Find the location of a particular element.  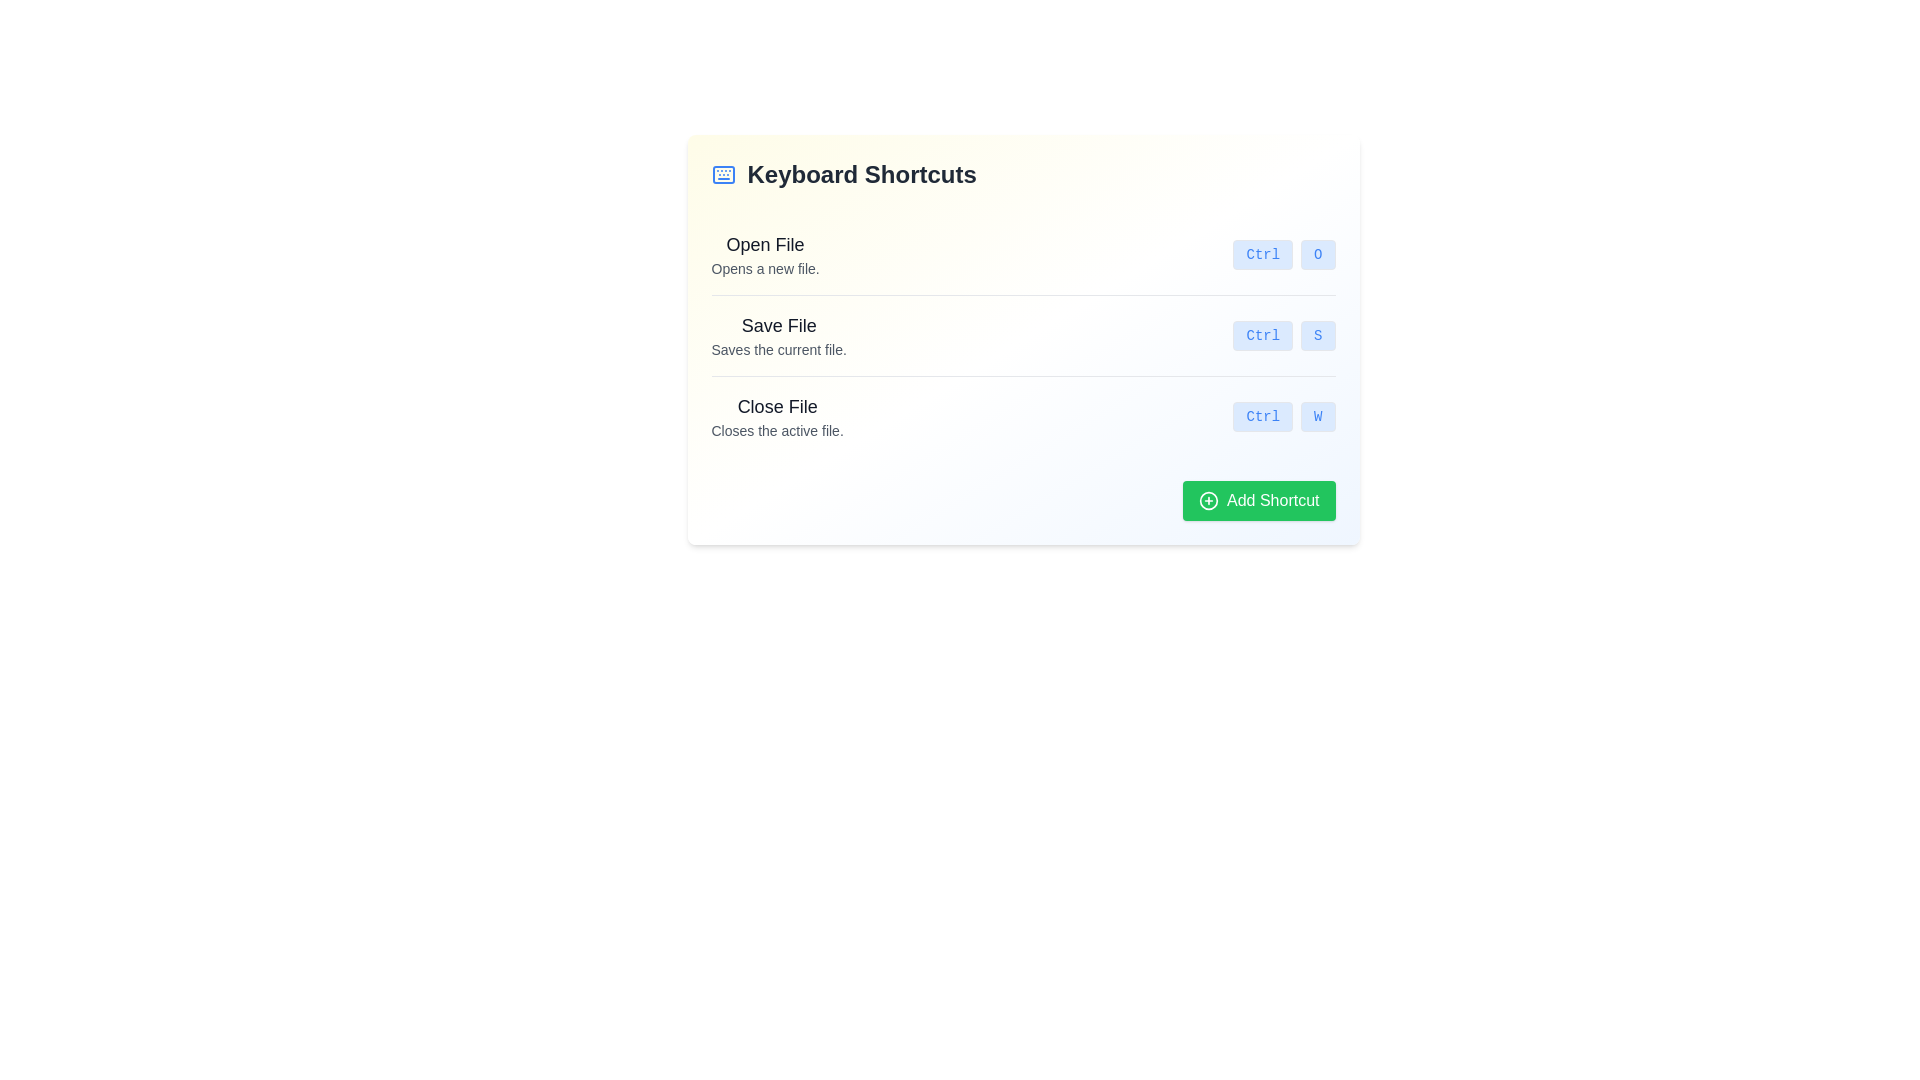

the blue tags labeled 'Ctrl' and 'S' in the 'Keyboard Shortcuts' section is located at coordinates (1284, 334).